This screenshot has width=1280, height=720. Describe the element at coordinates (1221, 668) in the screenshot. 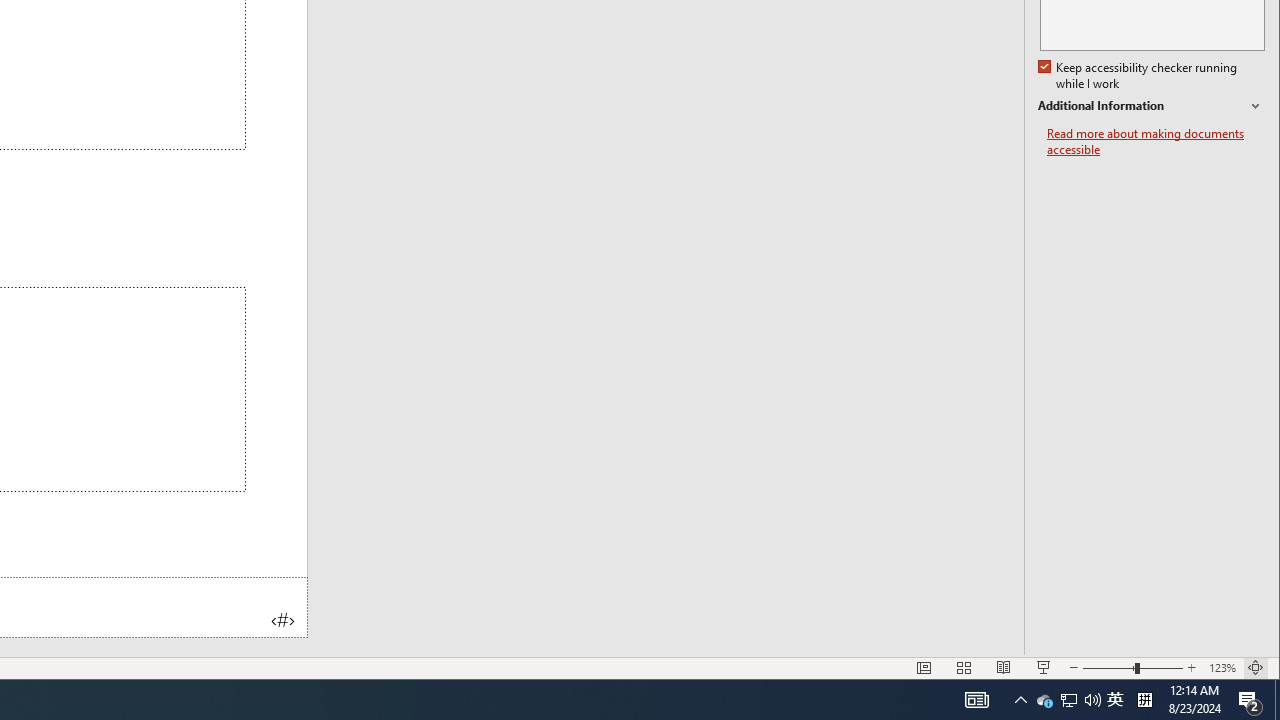

I see `'Zoom 123%'` at that location.